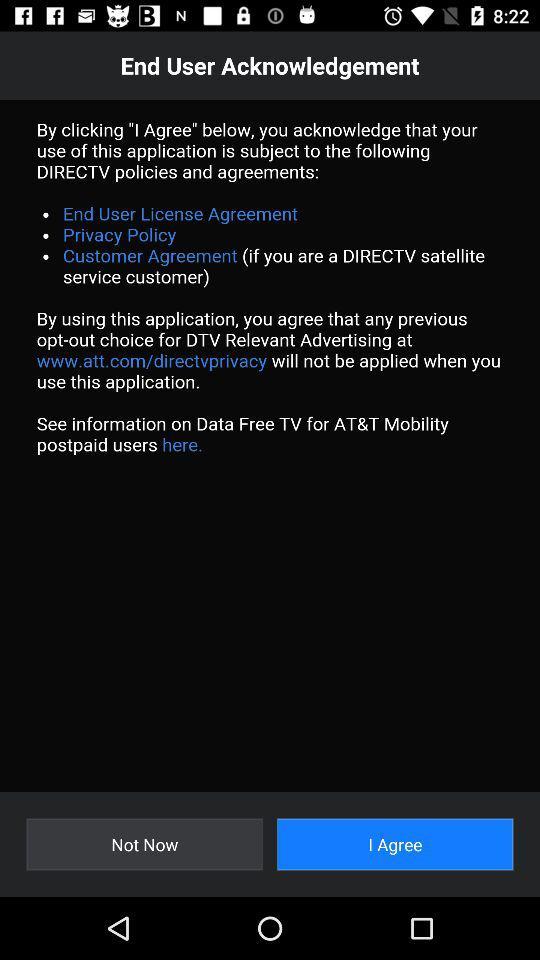 The width and height of the screenshot is (540, 960). Describe the element at coordinates (270, 445) in the screenshot. I see `read the end user acknowledgement page` at that location.